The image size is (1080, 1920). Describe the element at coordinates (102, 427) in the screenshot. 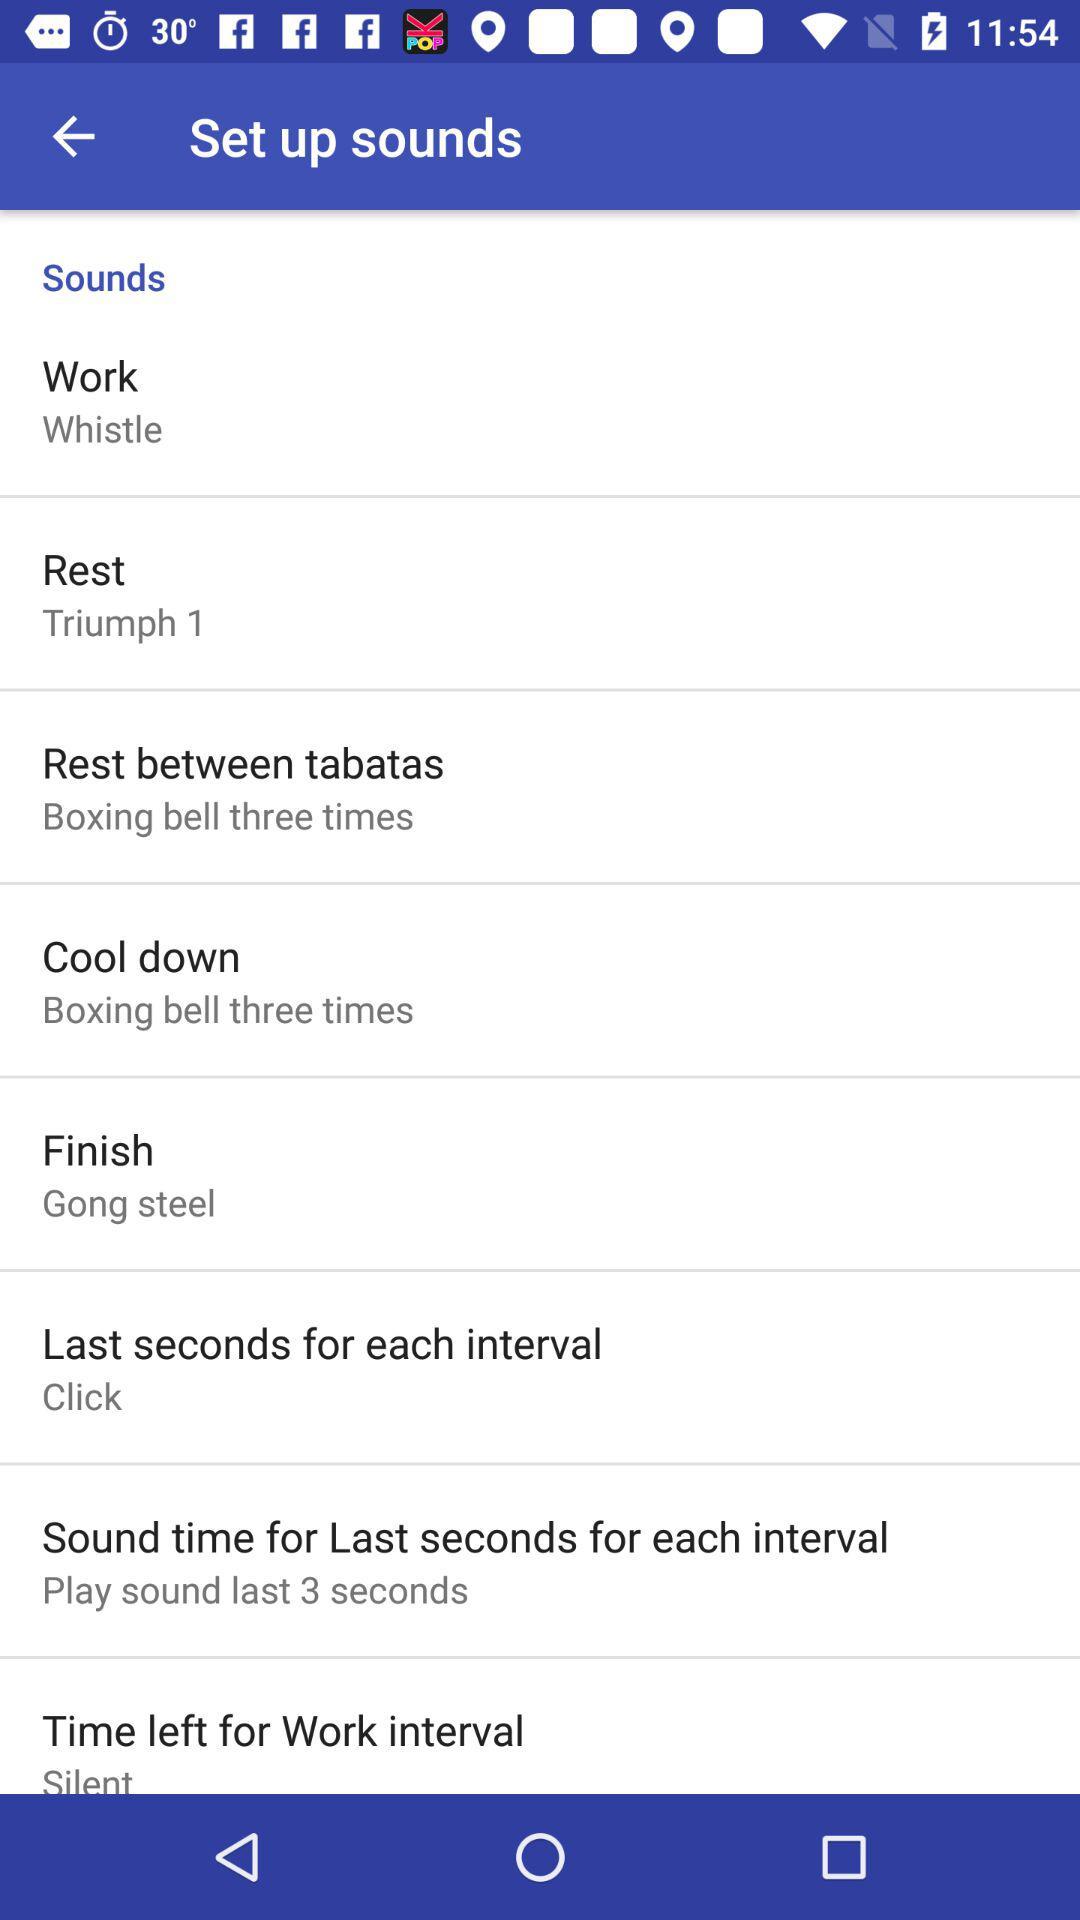

I see `the icon above rest item` at that location.